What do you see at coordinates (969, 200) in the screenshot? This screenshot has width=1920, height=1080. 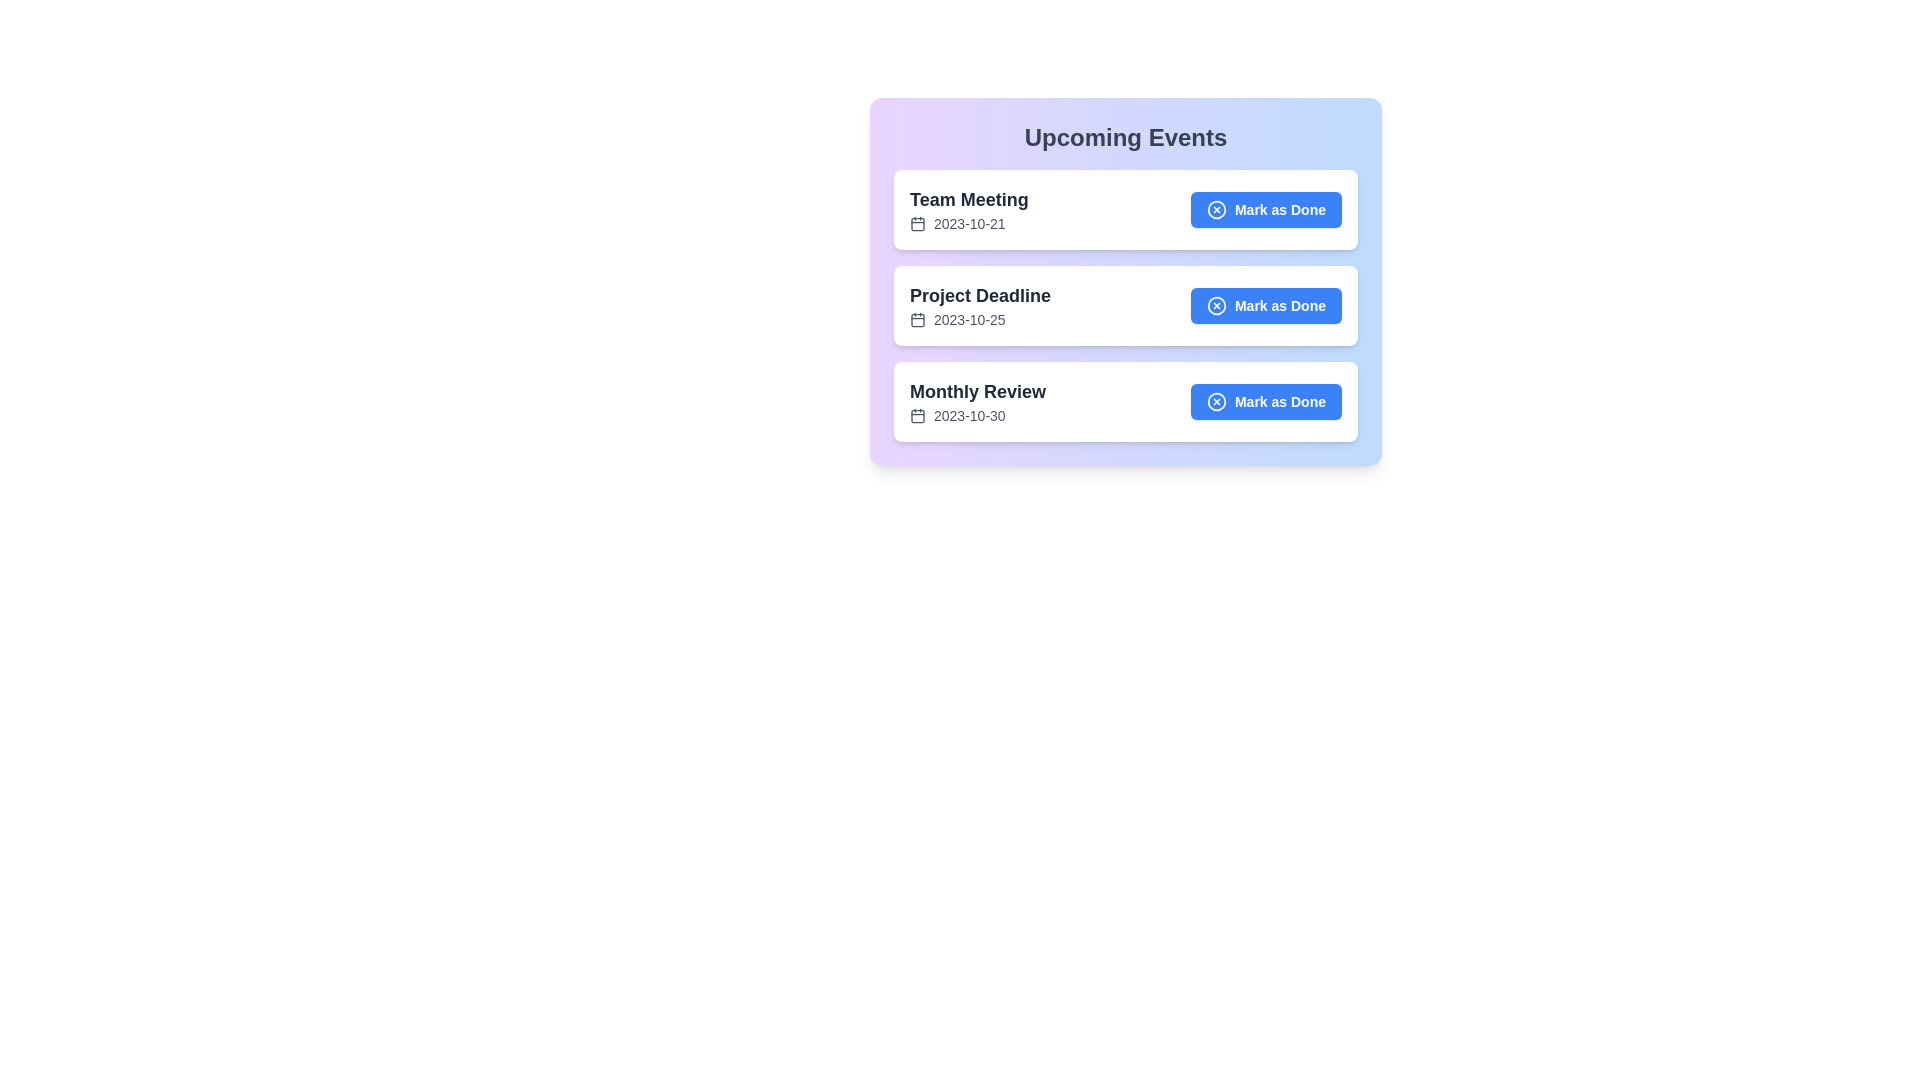 I see `the text of the event title Team Meeting` at bounding box center [969, 200].